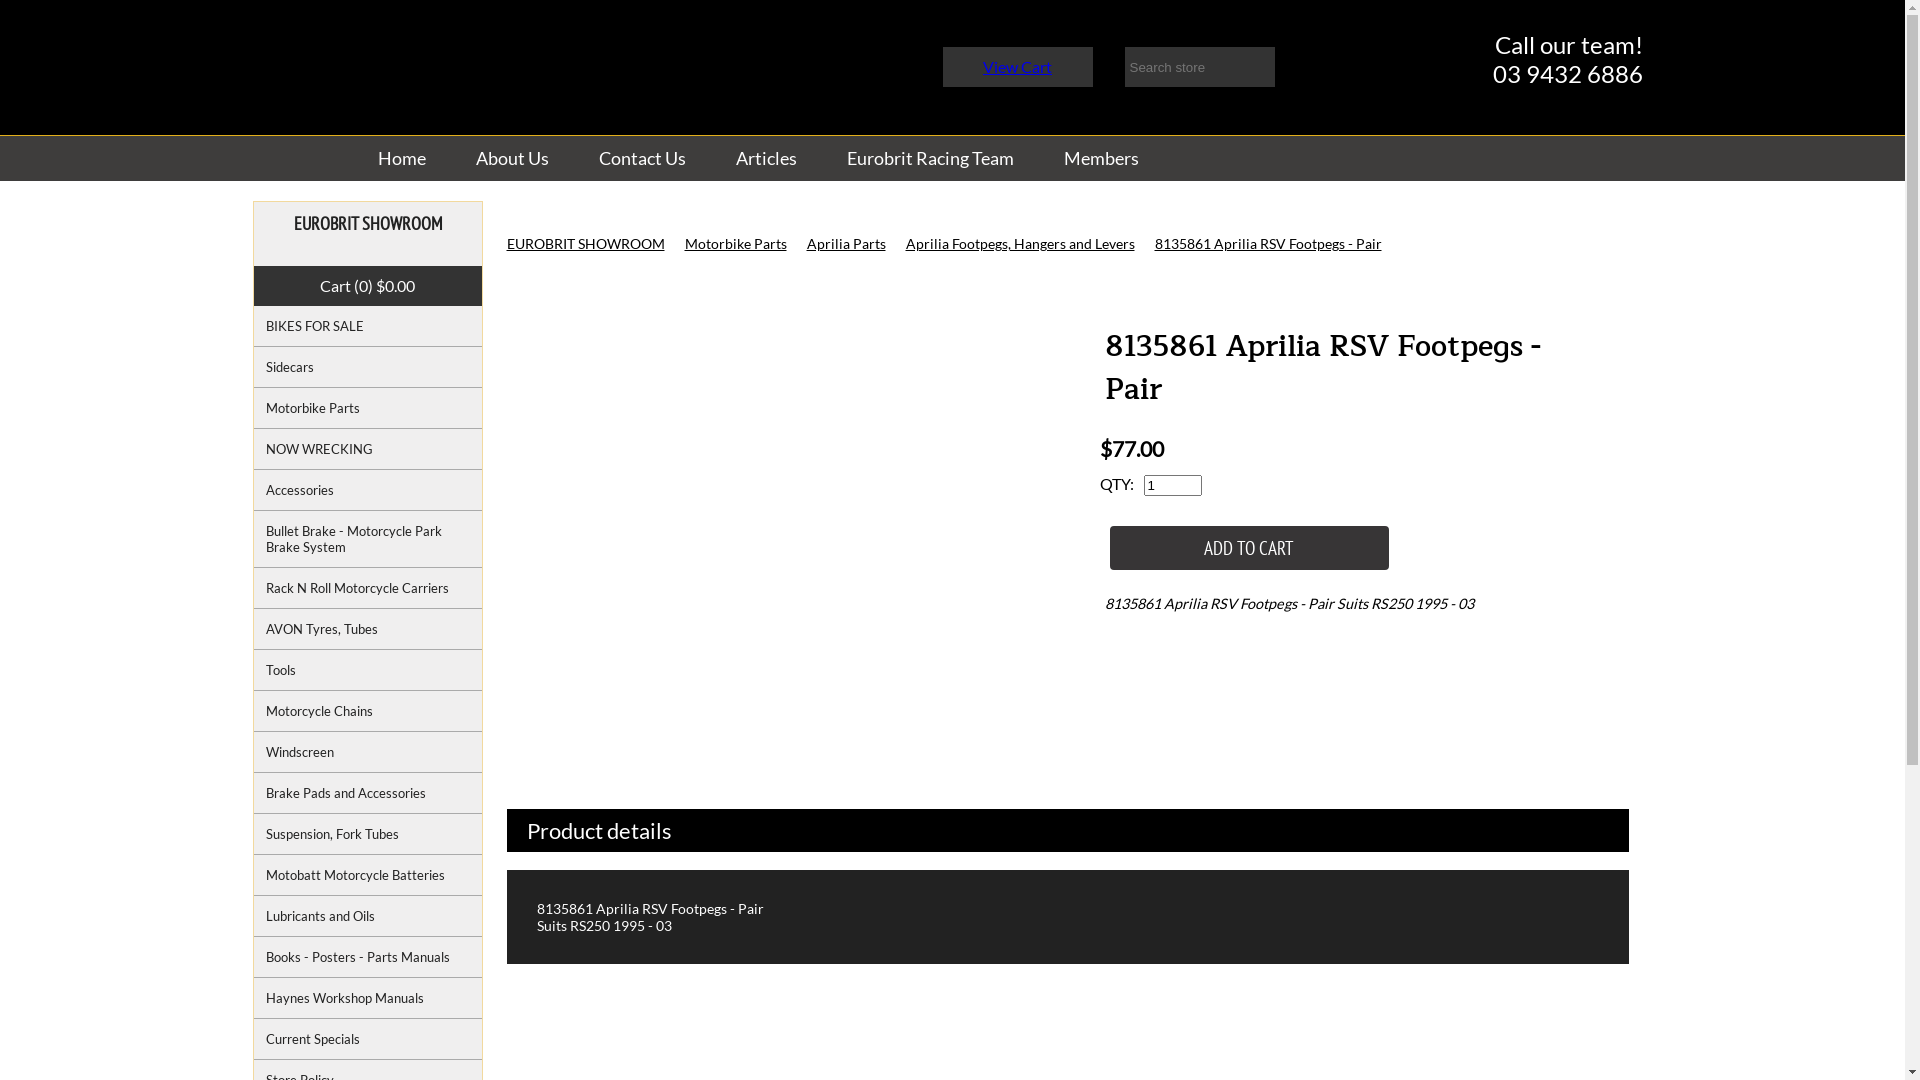 Image resolution: width=1920 pixels, height=1080 pixels. What do you see at coordinates (368, 956) in the screenshot?
I see `'Books - Posters - Parts Manuals'` at bounding box center [368, 956].